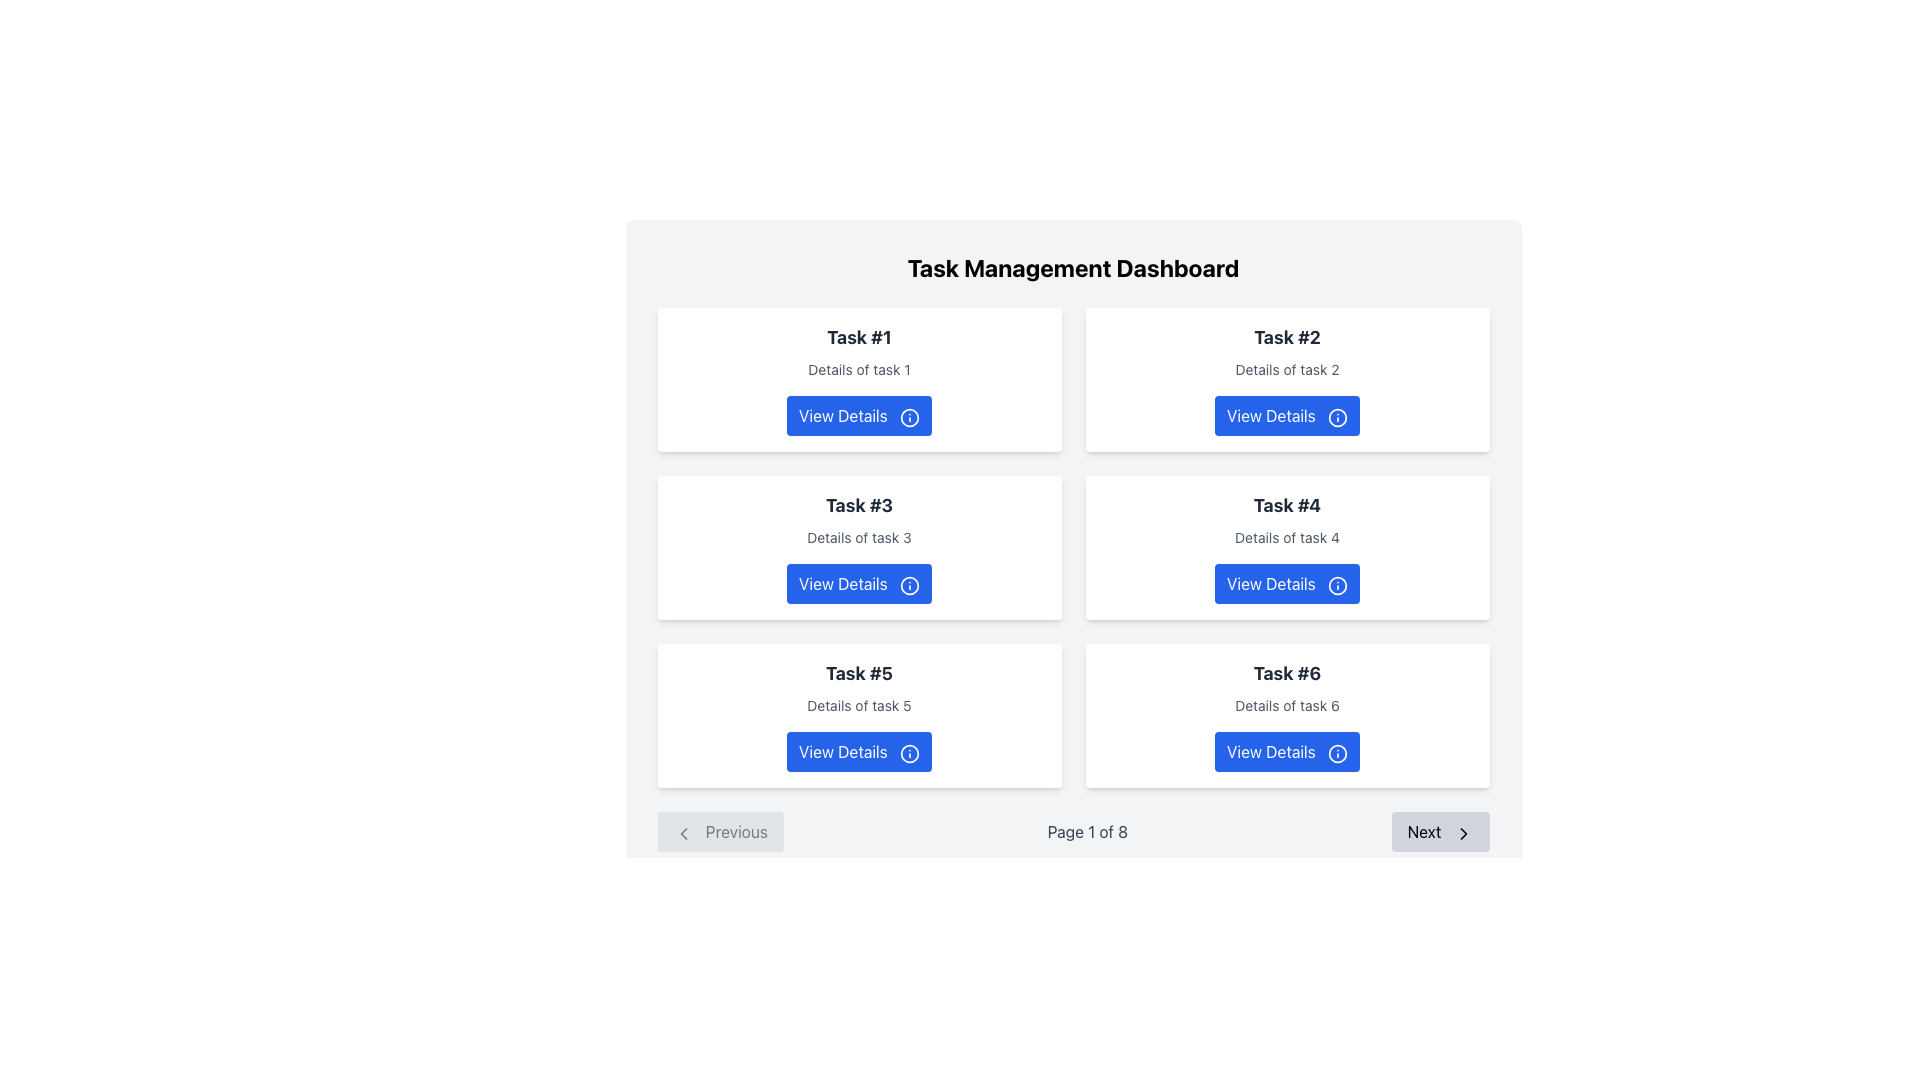 This screenshot has height=1080, width=1920. What do you see at coordinates (908, 416) in the screenshot?
I see `the information icon inside the 'View Details' button located under the 'Task #1' card section in the dashboard` at bounding box center [908, 416].